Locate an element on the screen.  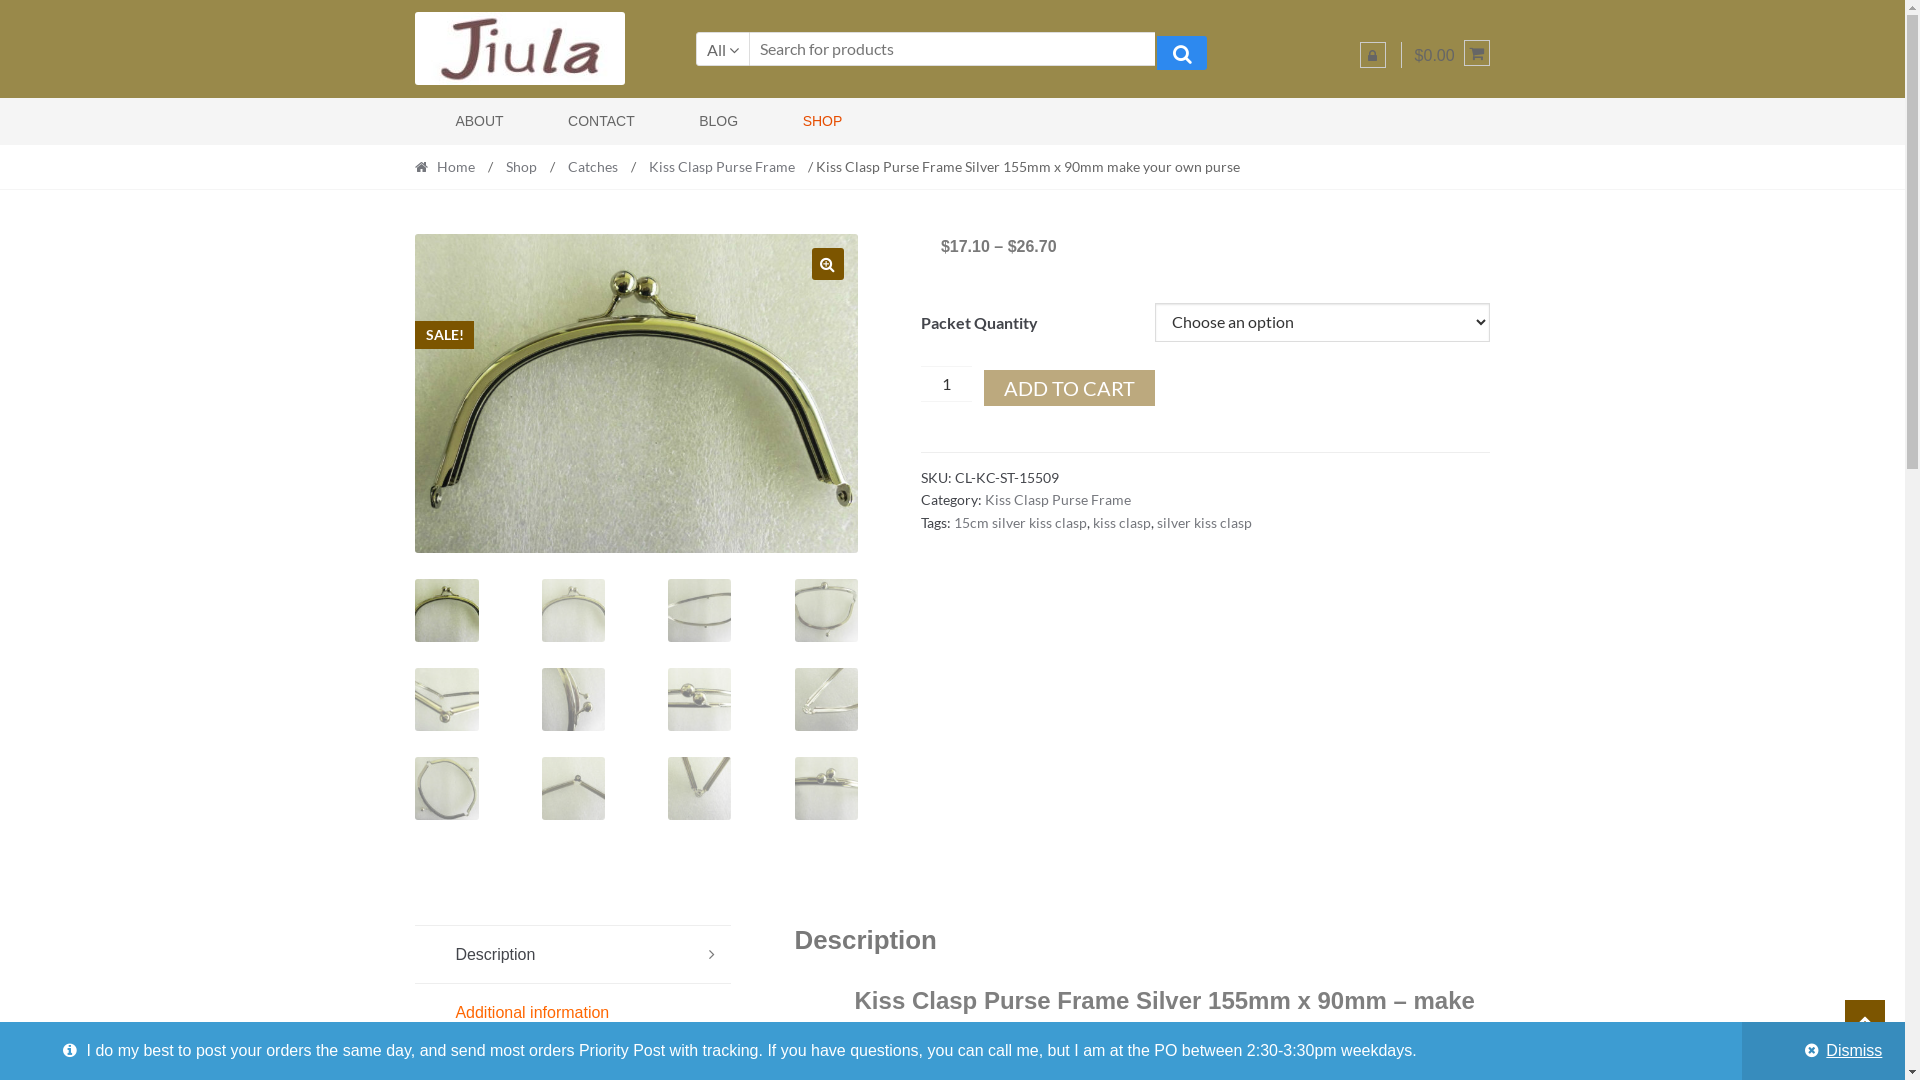
'Catches' is located at coordinates (592, 165).